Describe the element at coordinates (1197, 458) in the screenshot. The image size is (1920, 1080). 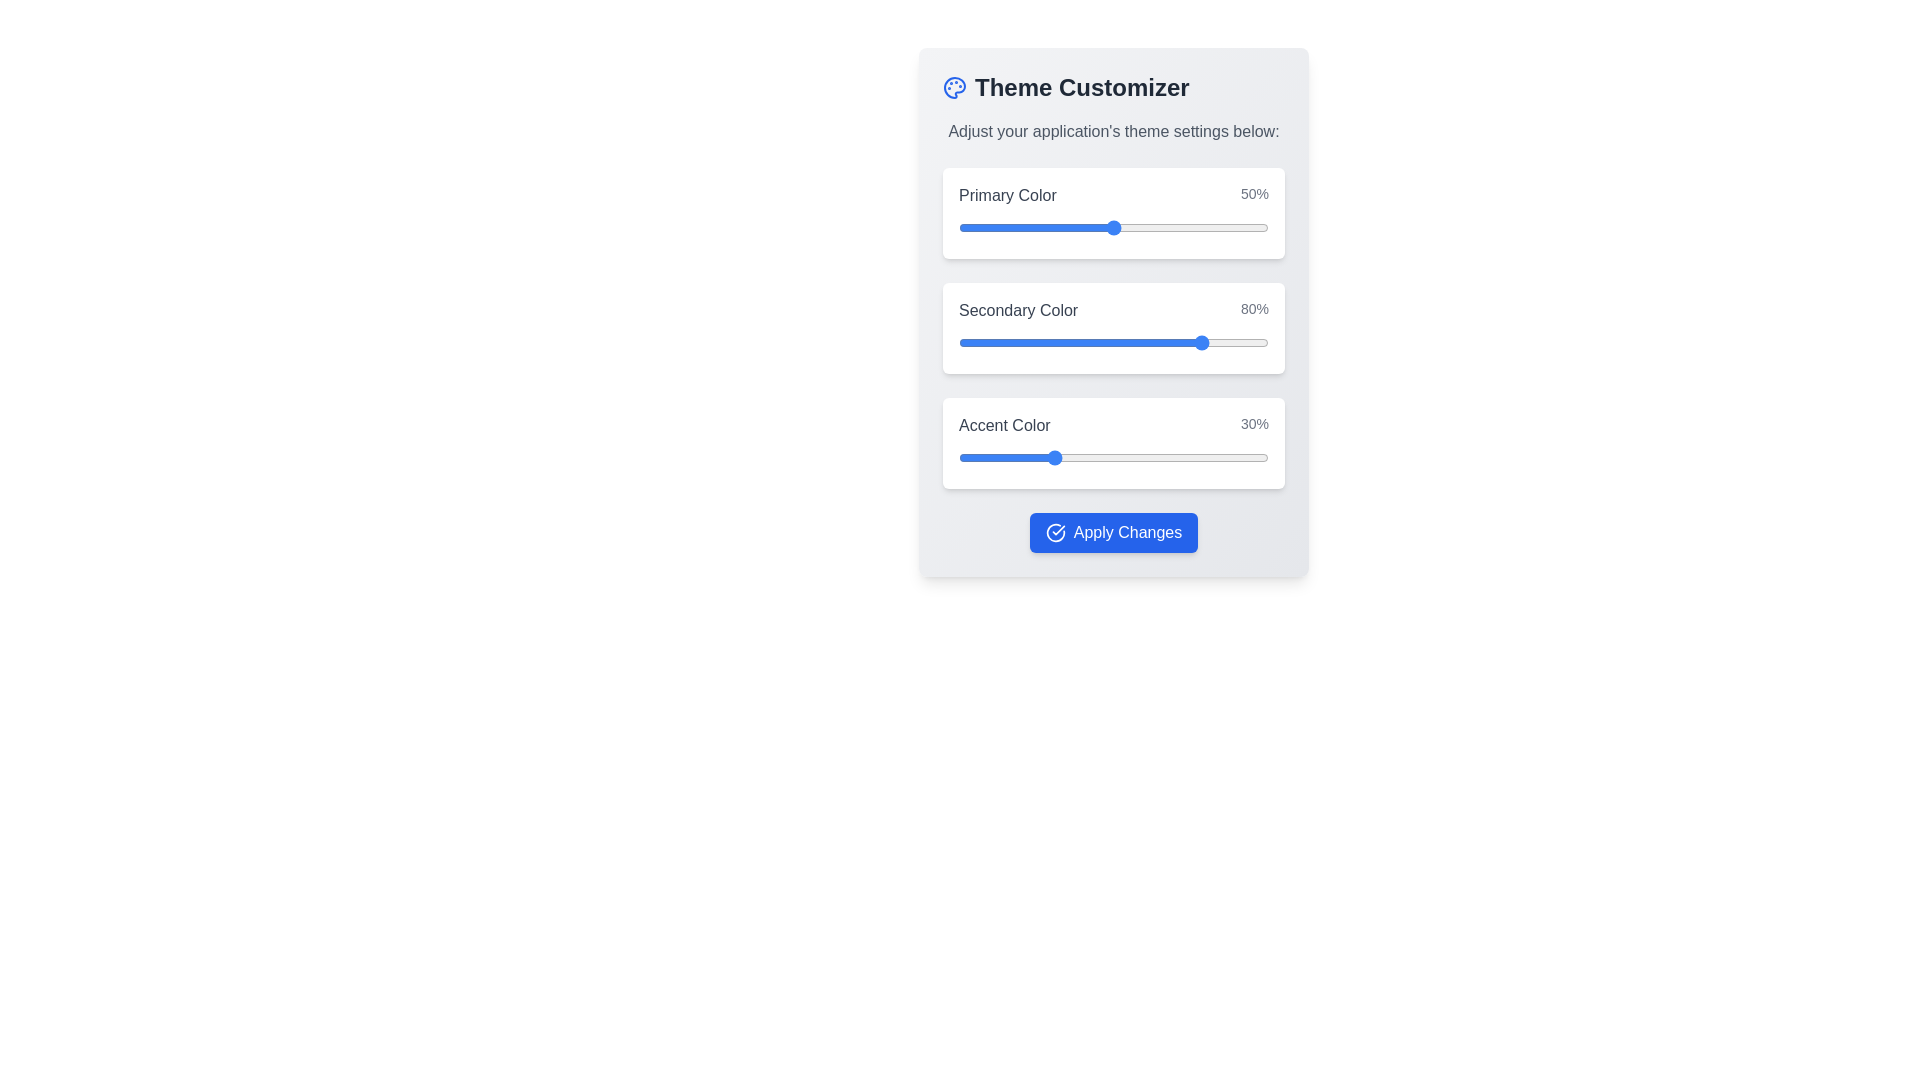
I see `the accent color percentage` at that location.